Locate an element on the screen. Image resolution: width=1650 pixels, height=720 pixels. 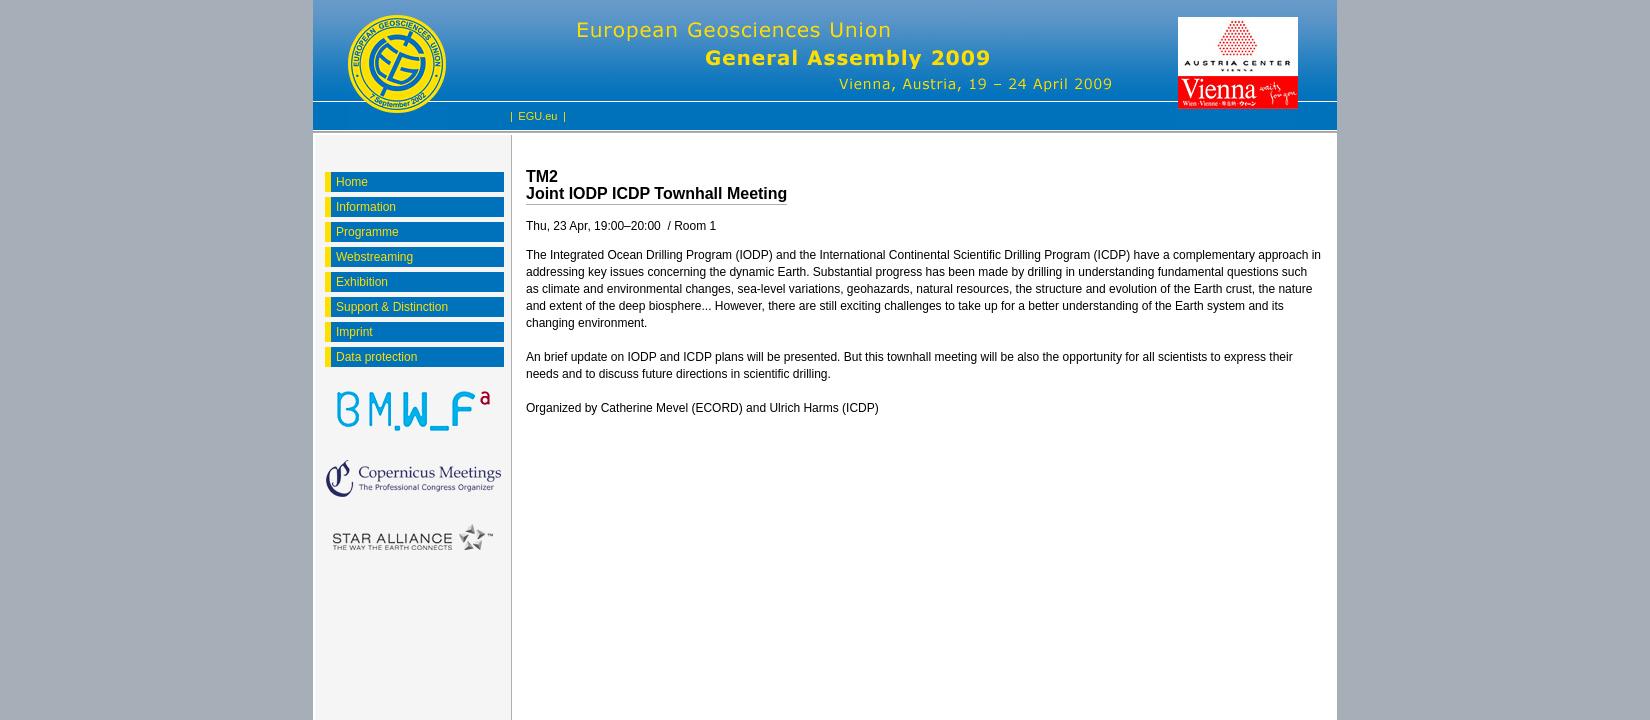
'The Integrated Ocean Drilling Program (IODP) and the International Continental Scientific Drilling Program (ICDP) have a complementary approach in addressing key issues concerning the dynamic Earth. Substantial progress has been made by drilling in understanding  fundamental questions  such as climate and environmental changes, sea-level variations, geohazards, natural  resources, the structure and evolution of the Earth crust, the nature and extent of the deep biosphere... However, there are still exciting challenges to take up for a better understanding of  the Earth system and its changing environment.' is located at coordinates (923, 288).